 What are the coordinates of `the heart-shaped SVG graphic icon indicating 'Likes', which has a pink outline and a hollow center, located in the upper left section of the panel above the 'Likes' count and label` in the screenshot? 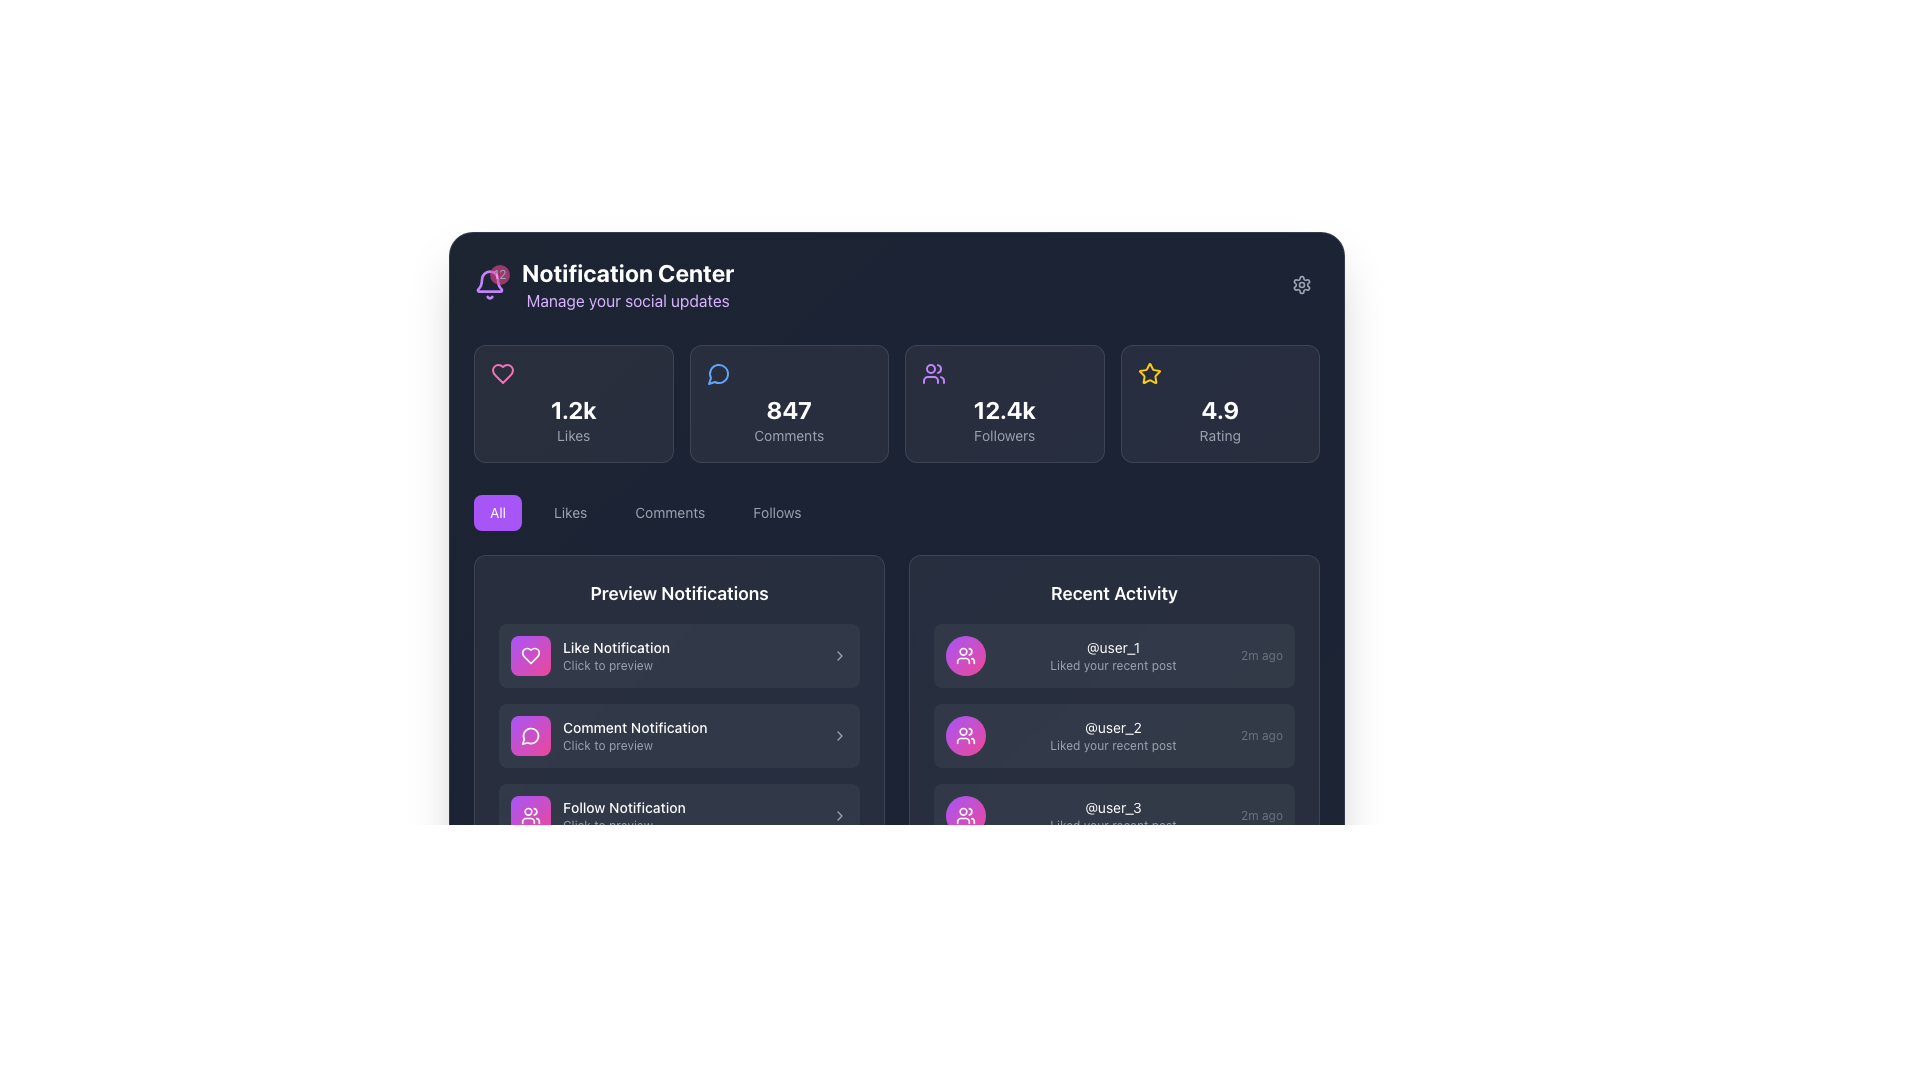 It's located at (503, 374).